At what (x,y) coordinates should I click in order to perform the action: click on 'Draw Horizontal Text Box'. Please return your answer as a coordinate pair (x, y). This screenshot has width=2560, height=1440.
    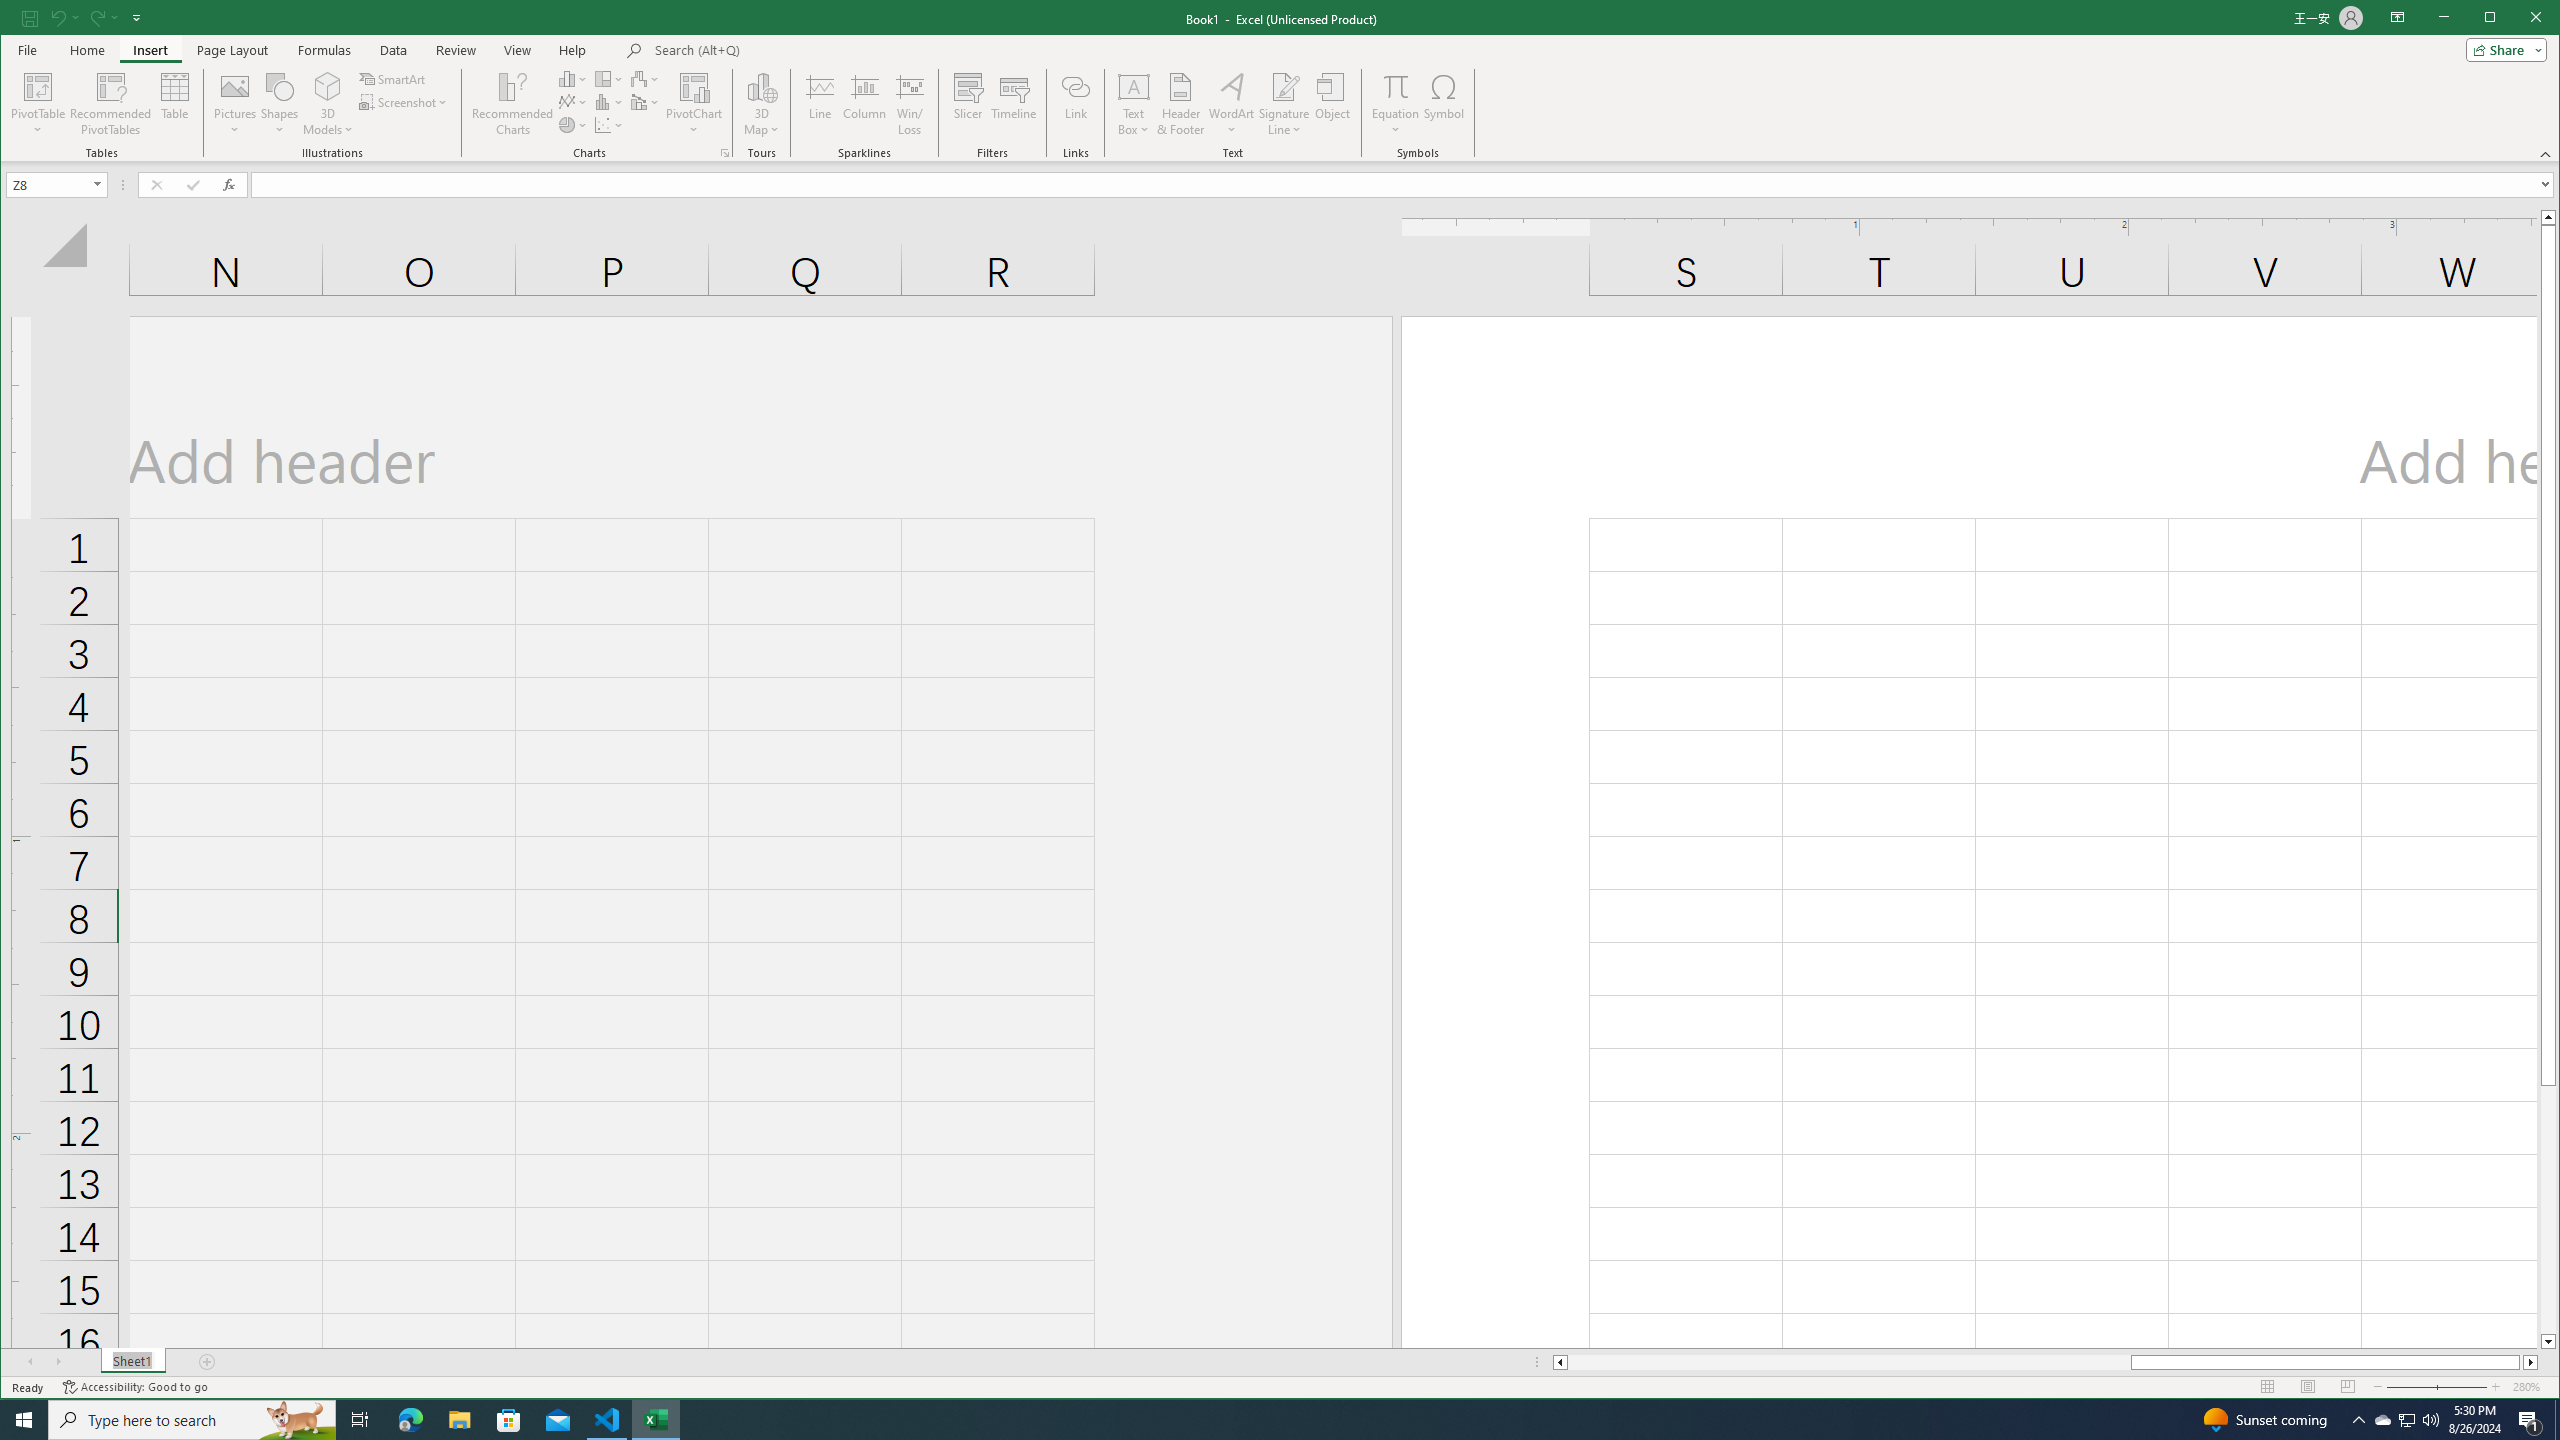
    Looking at the image, I should click on (1133, 85).